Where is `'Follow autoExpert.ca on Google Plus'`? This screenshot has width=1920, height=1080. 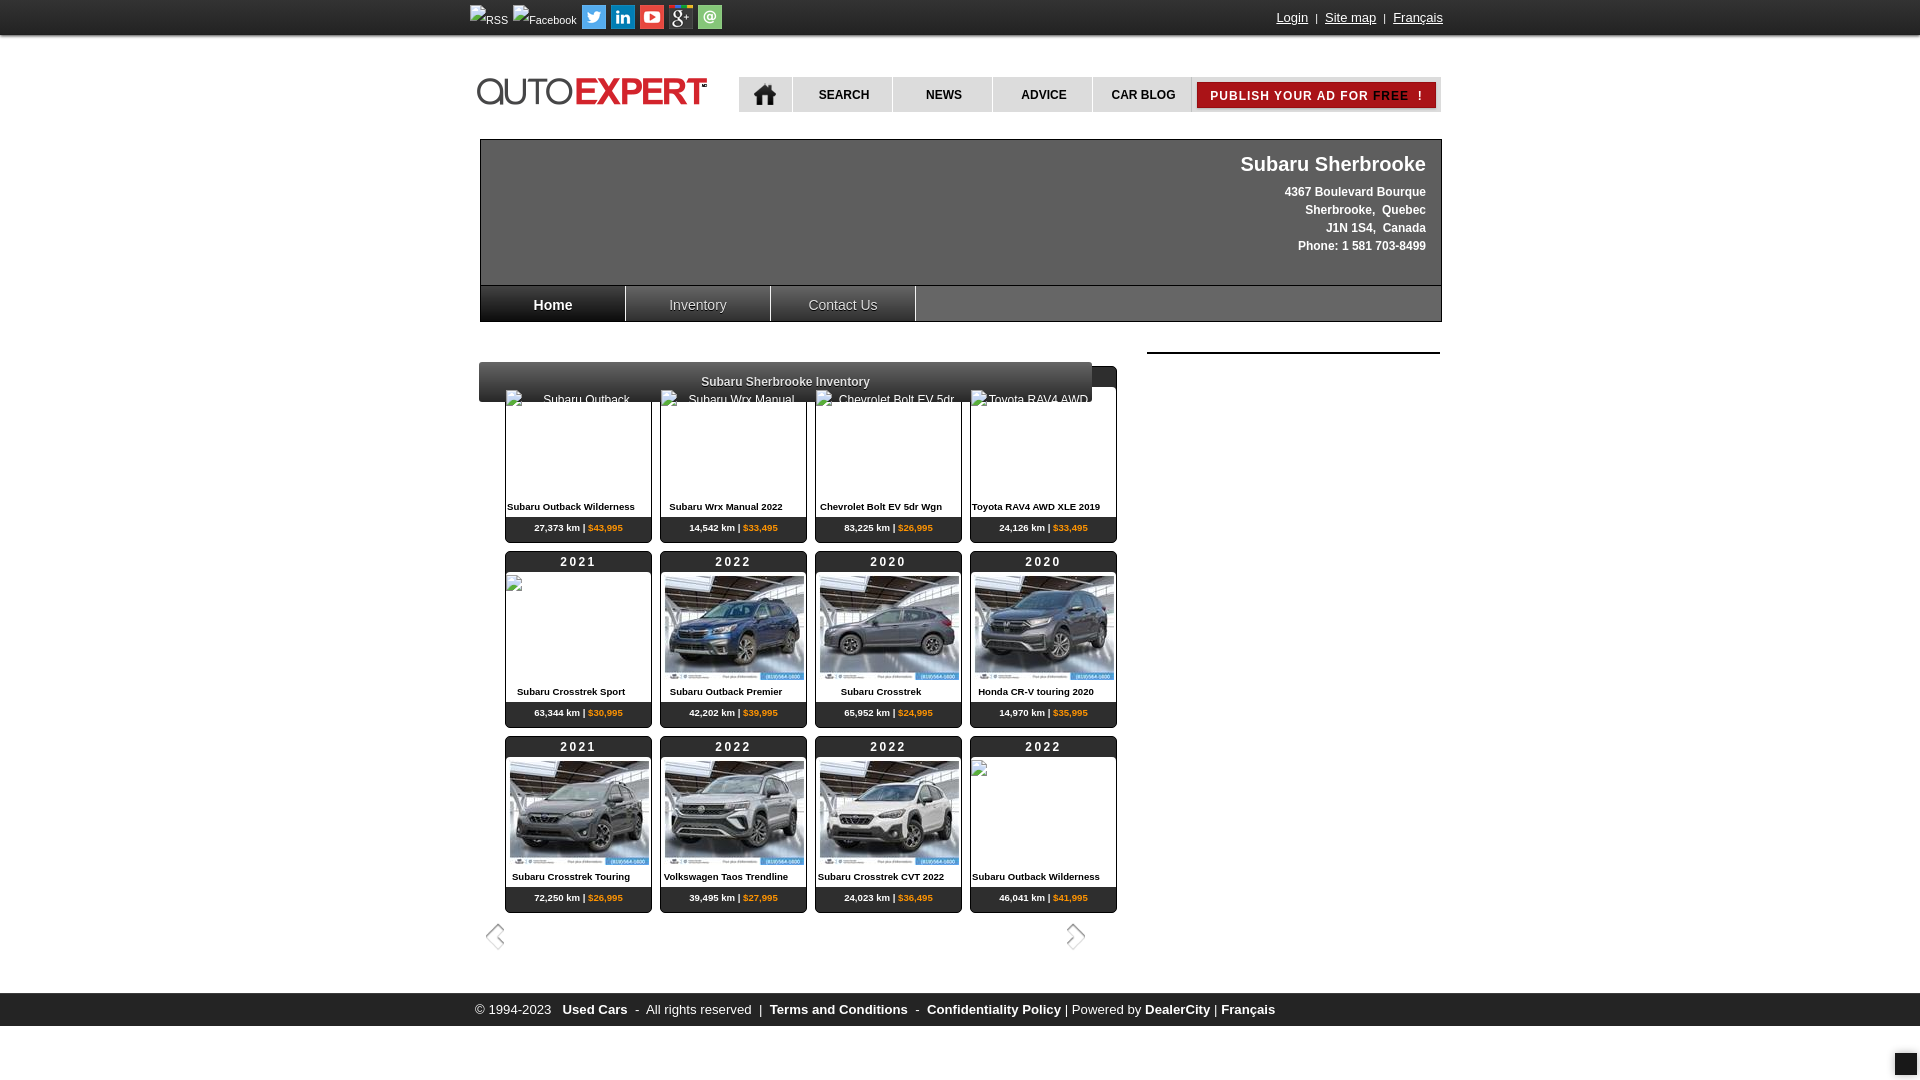
'Follow autoExpert.ca on Google Plus' is located at coordinates (681, 24).